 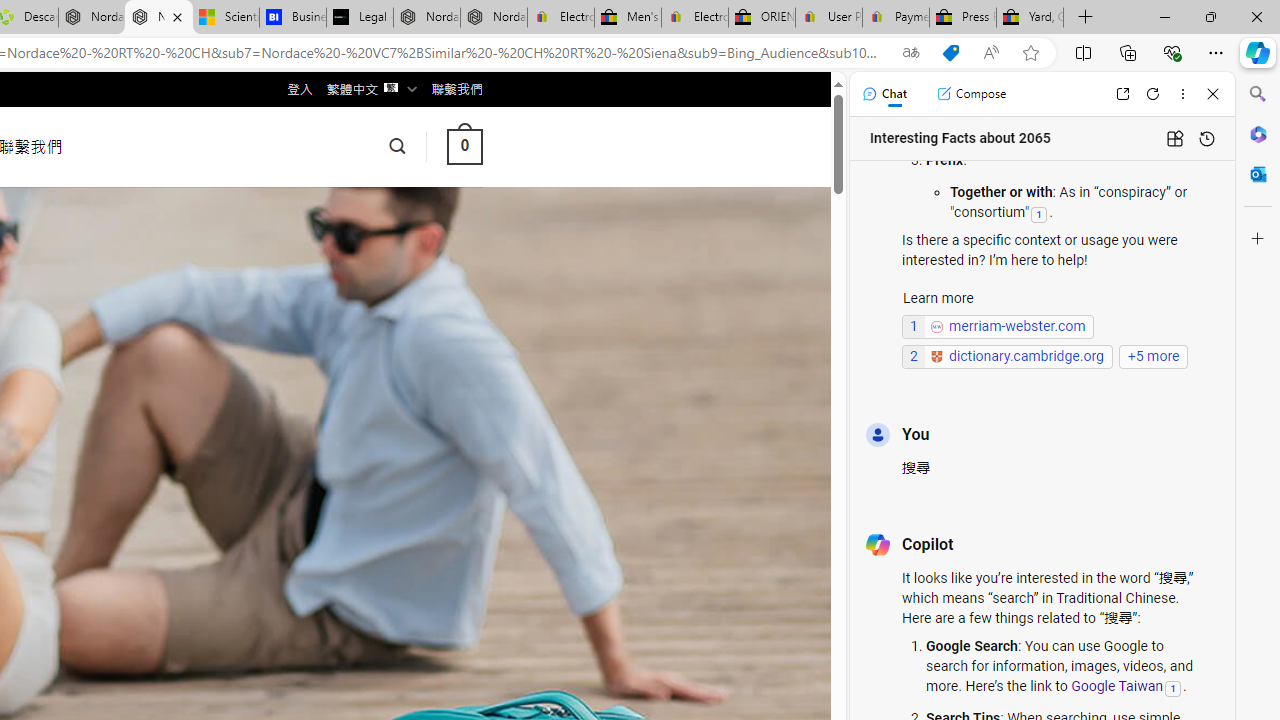 I want to click on ' 0 ', so click(x=463, y=145).